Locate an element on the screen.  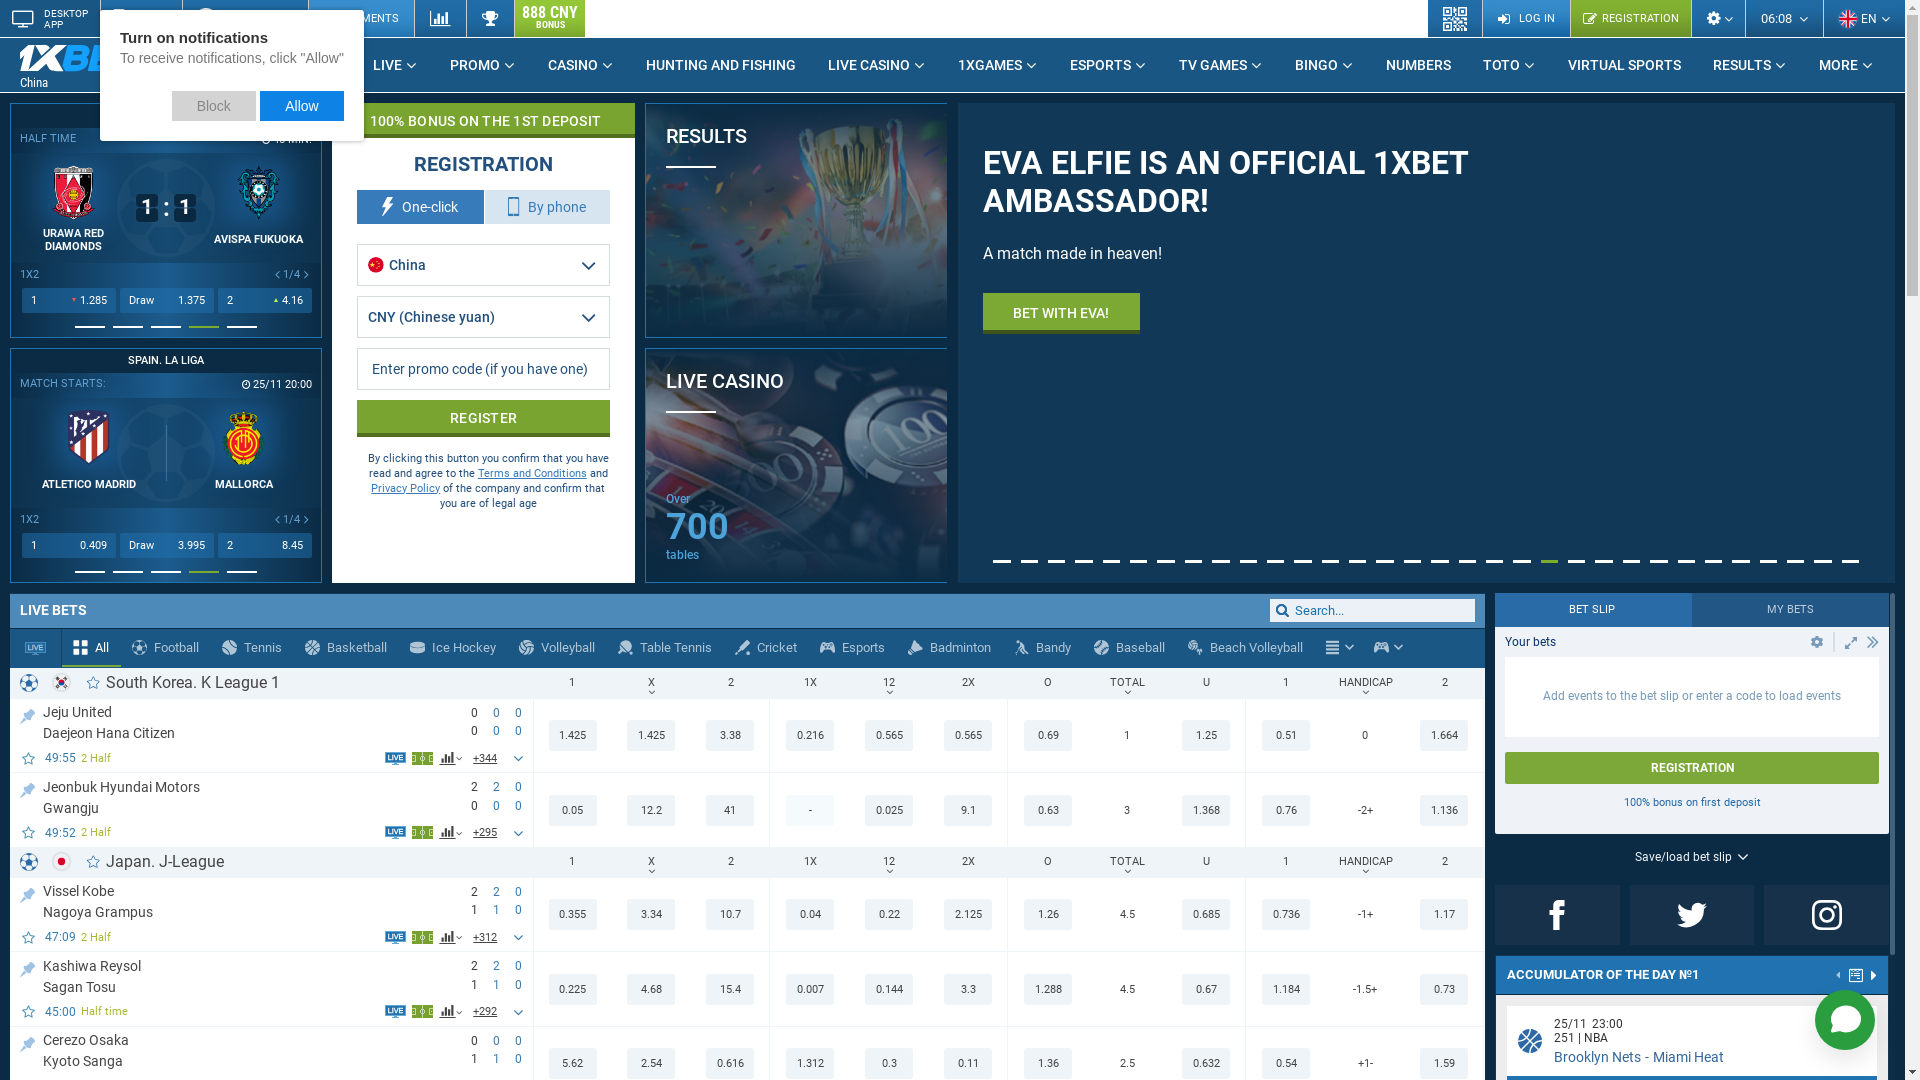
'Japan' is located at coordinates (61, 860).